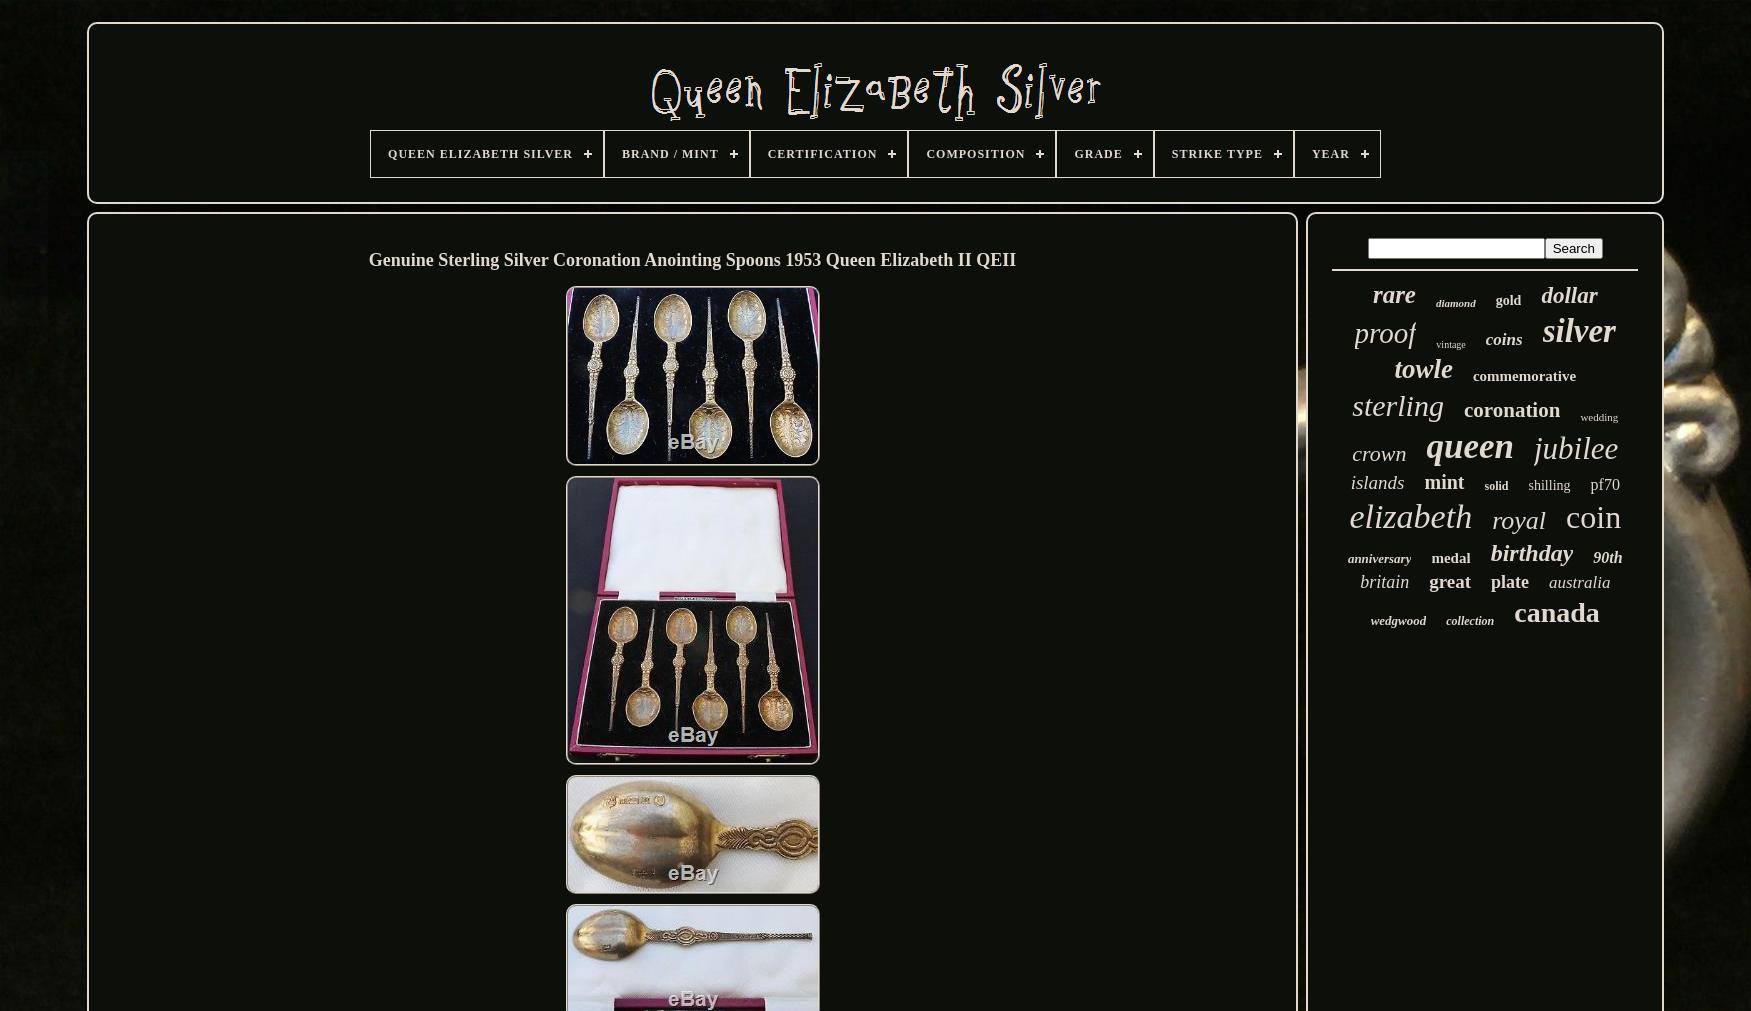  I want to click on 'towle', so click(1422, 368).